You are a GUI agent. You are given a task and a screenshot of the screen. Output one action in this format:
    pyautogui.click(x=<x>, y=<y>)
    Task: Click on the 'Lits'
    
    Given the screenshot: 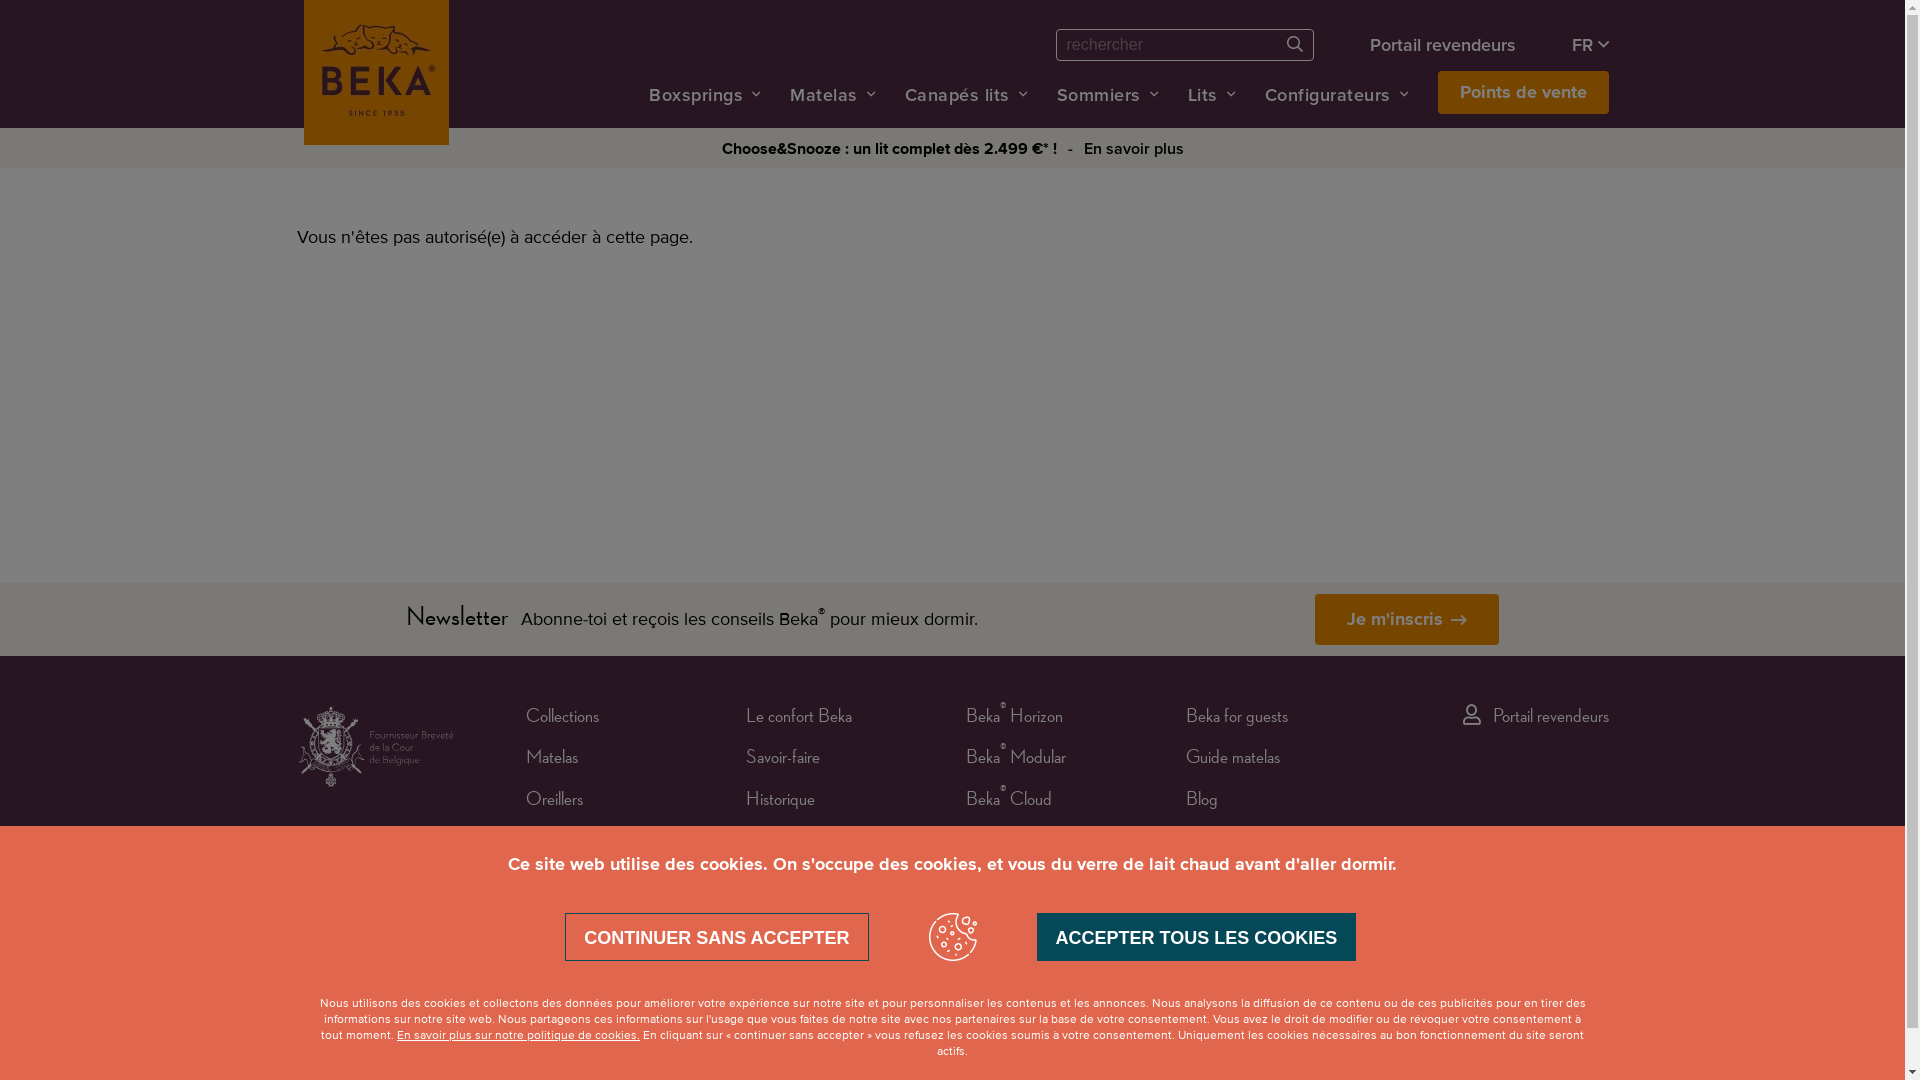 What is the action you would take?
    pyautogui.click(x=1202, y=94)
    